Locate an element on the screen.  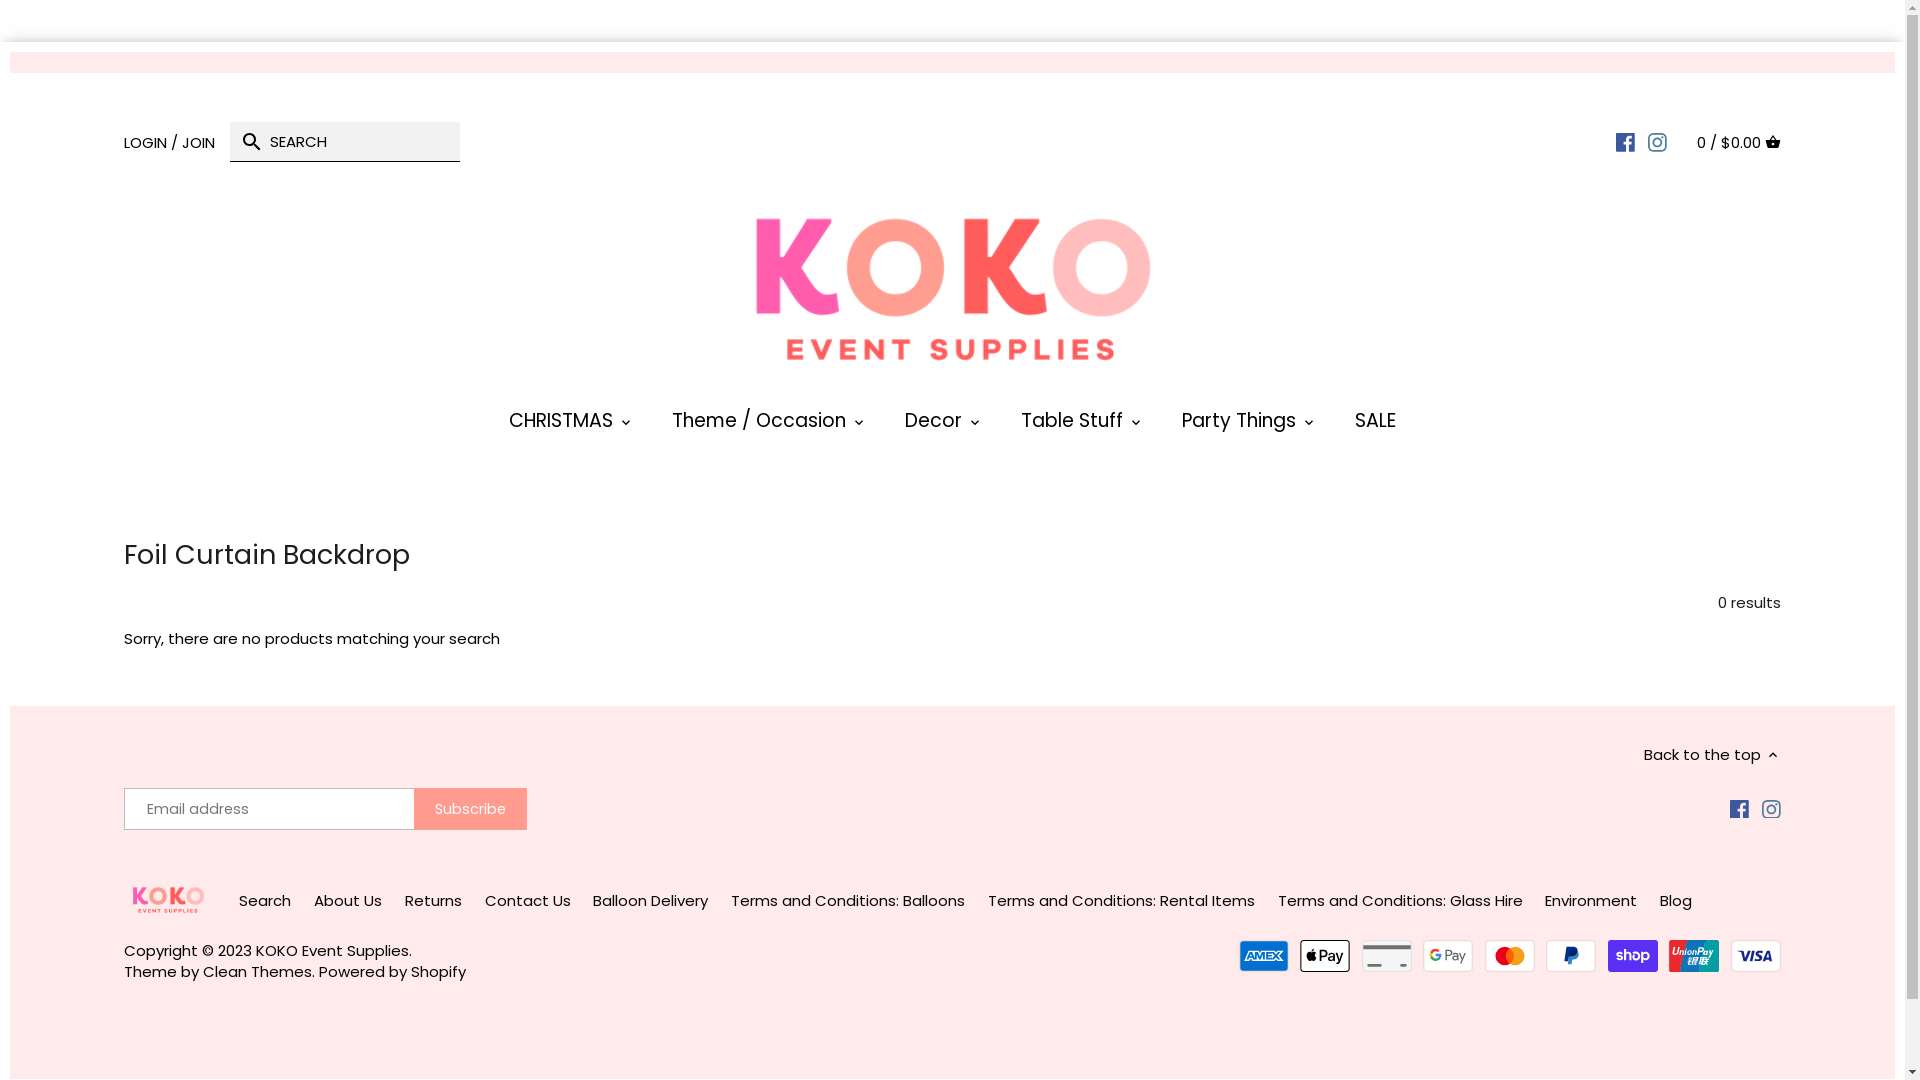
'Terms and Conditions: Balloons' is located at coordinates (848, 900).